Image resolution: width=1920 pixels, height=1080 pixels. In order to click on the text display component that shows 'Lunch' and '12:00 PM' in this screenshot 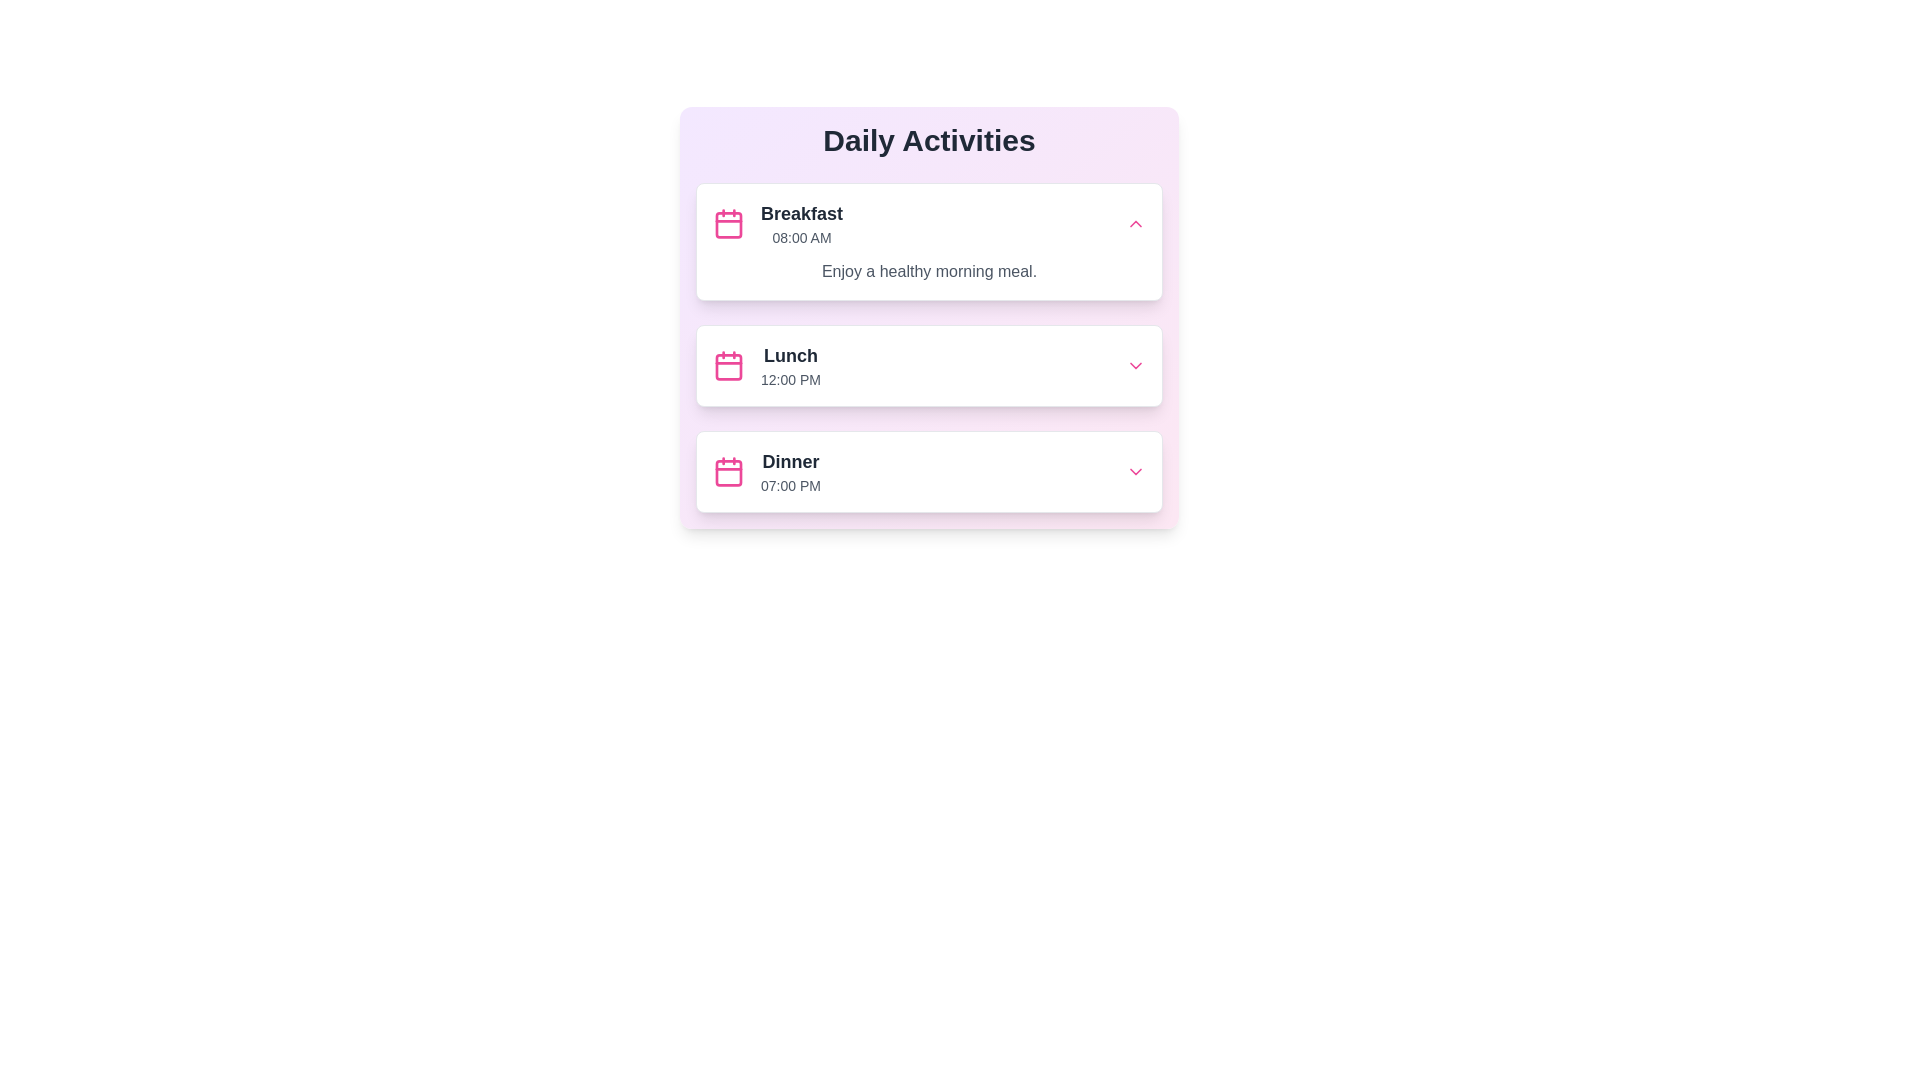, I will do `click(790, 366)`.